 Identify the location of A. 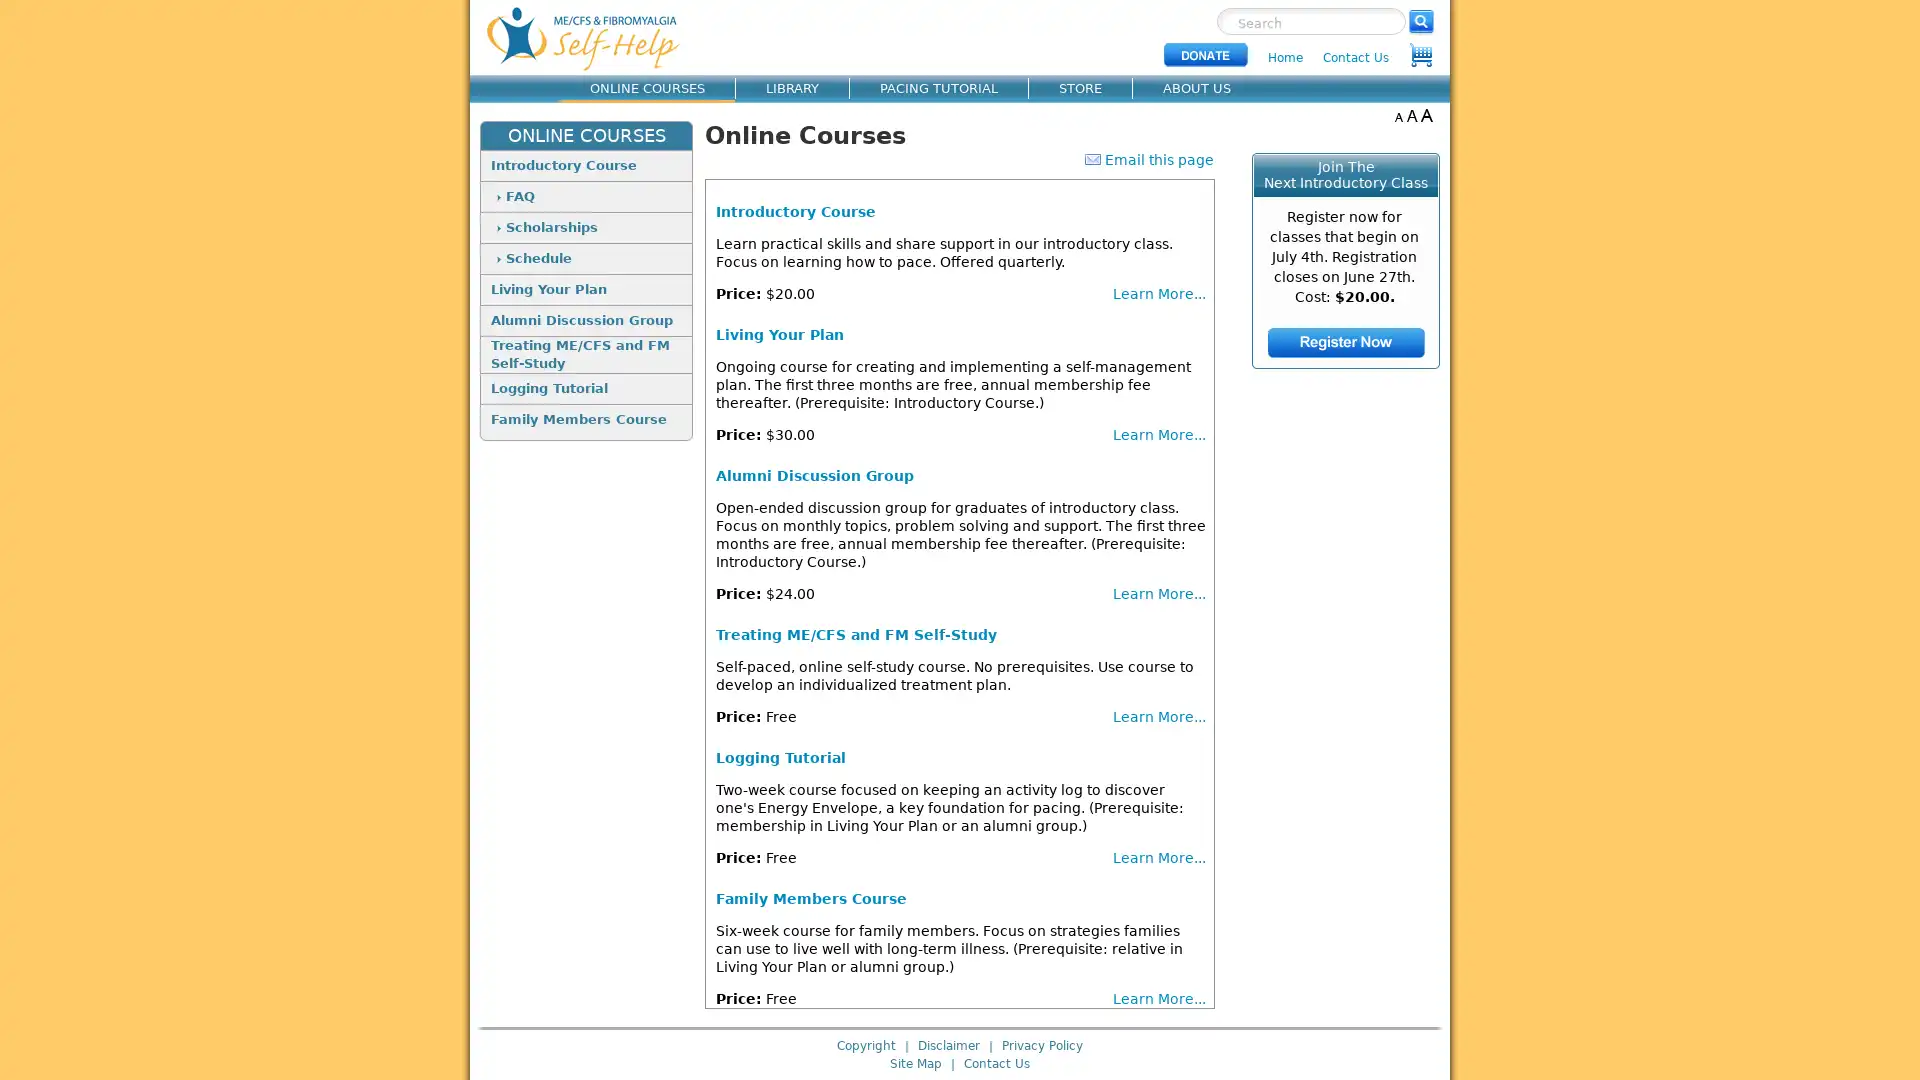
(1425, 115).